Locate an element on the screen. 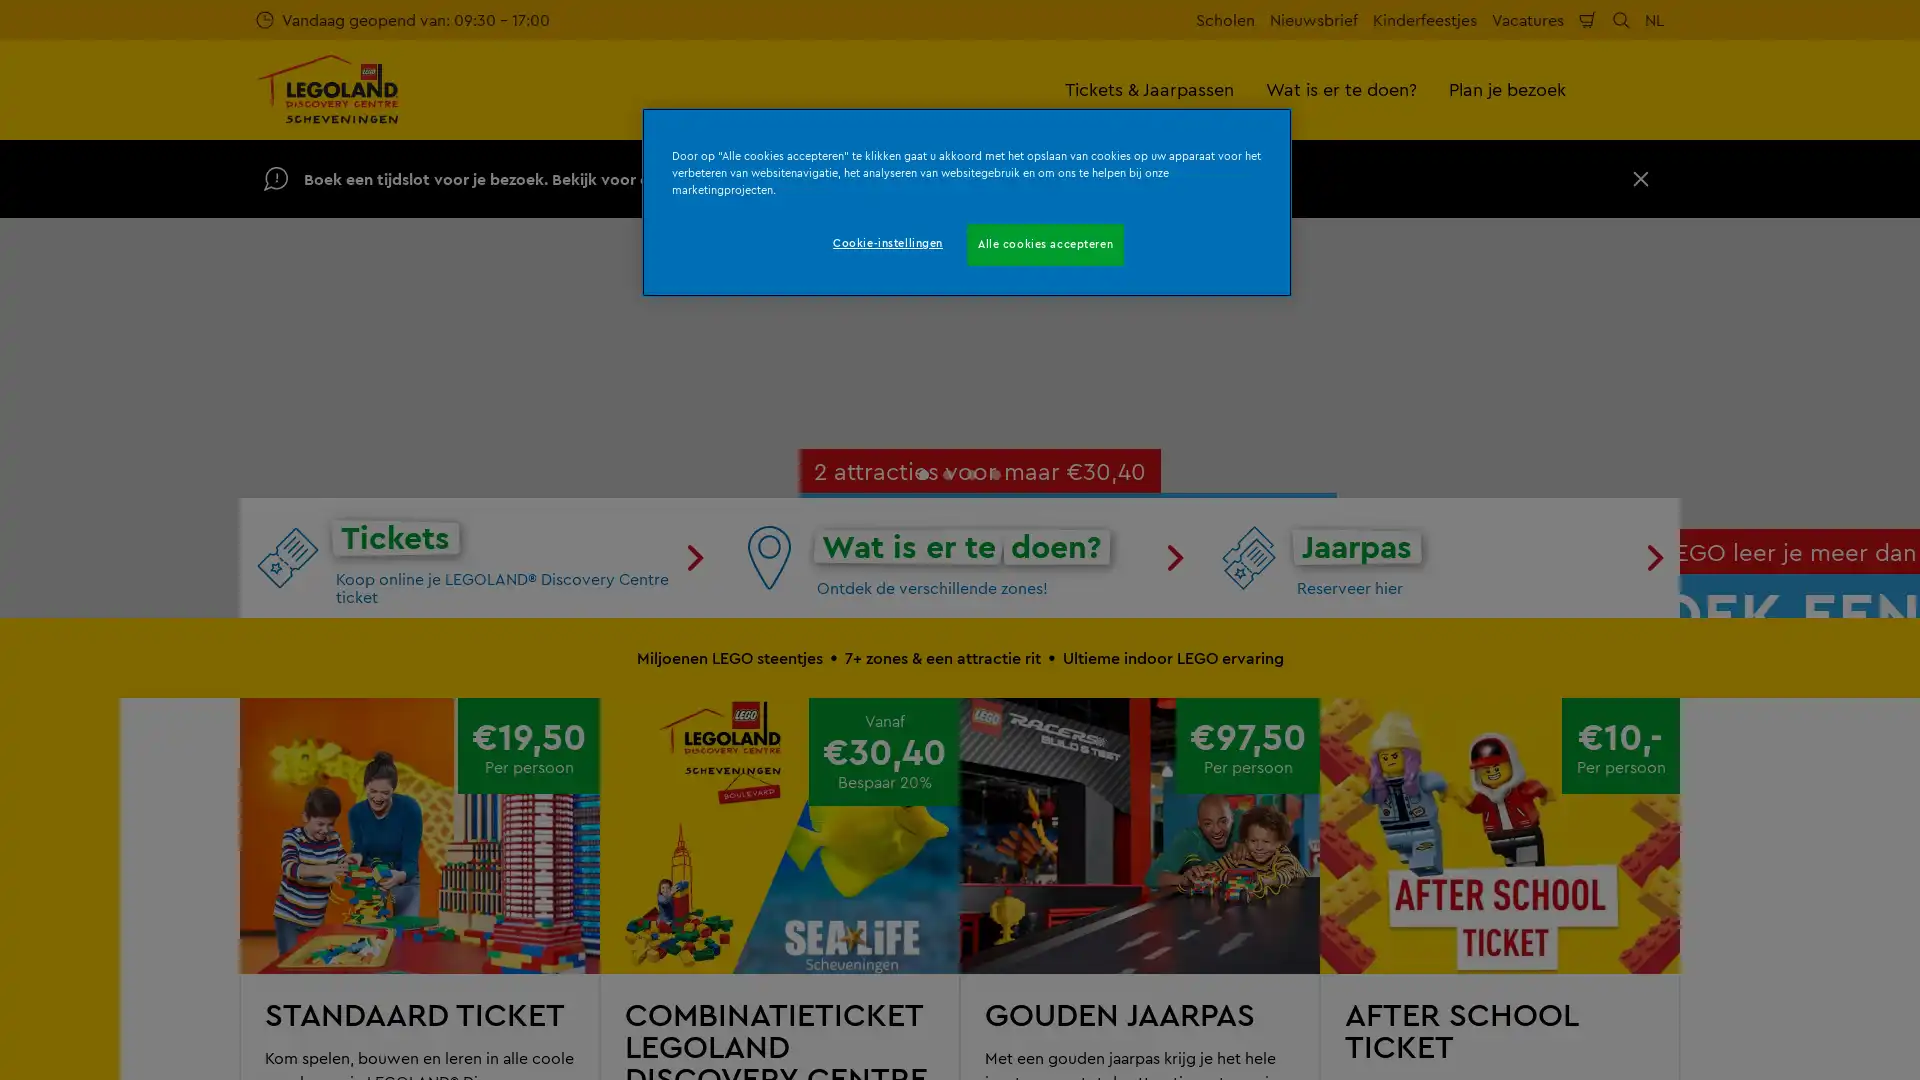 The image size is (1920, 1080). Go to slide 4 is located at coordinates (996, 852).